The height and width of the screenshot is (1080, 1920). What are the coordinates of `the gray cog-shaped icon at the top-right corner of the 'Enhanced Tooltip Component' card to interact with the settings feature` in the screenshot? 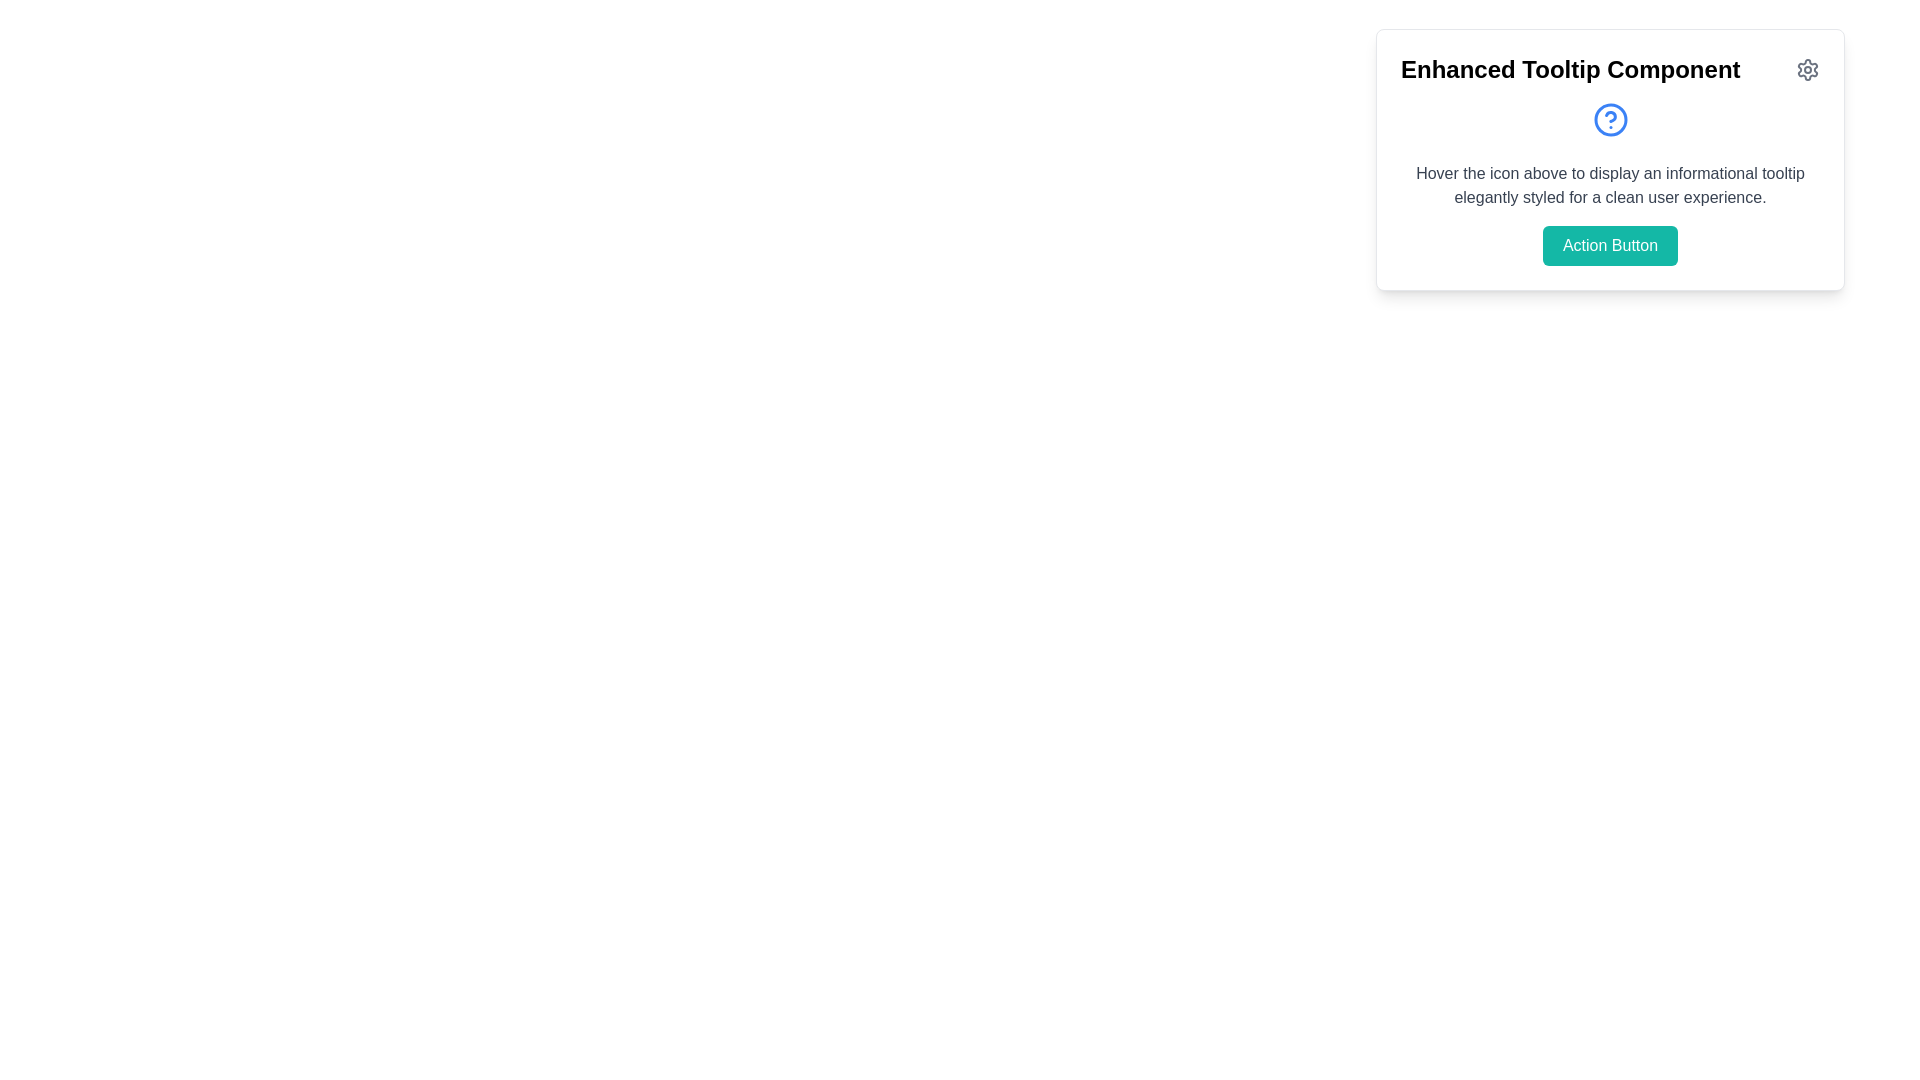 It's located at (1808, 68).